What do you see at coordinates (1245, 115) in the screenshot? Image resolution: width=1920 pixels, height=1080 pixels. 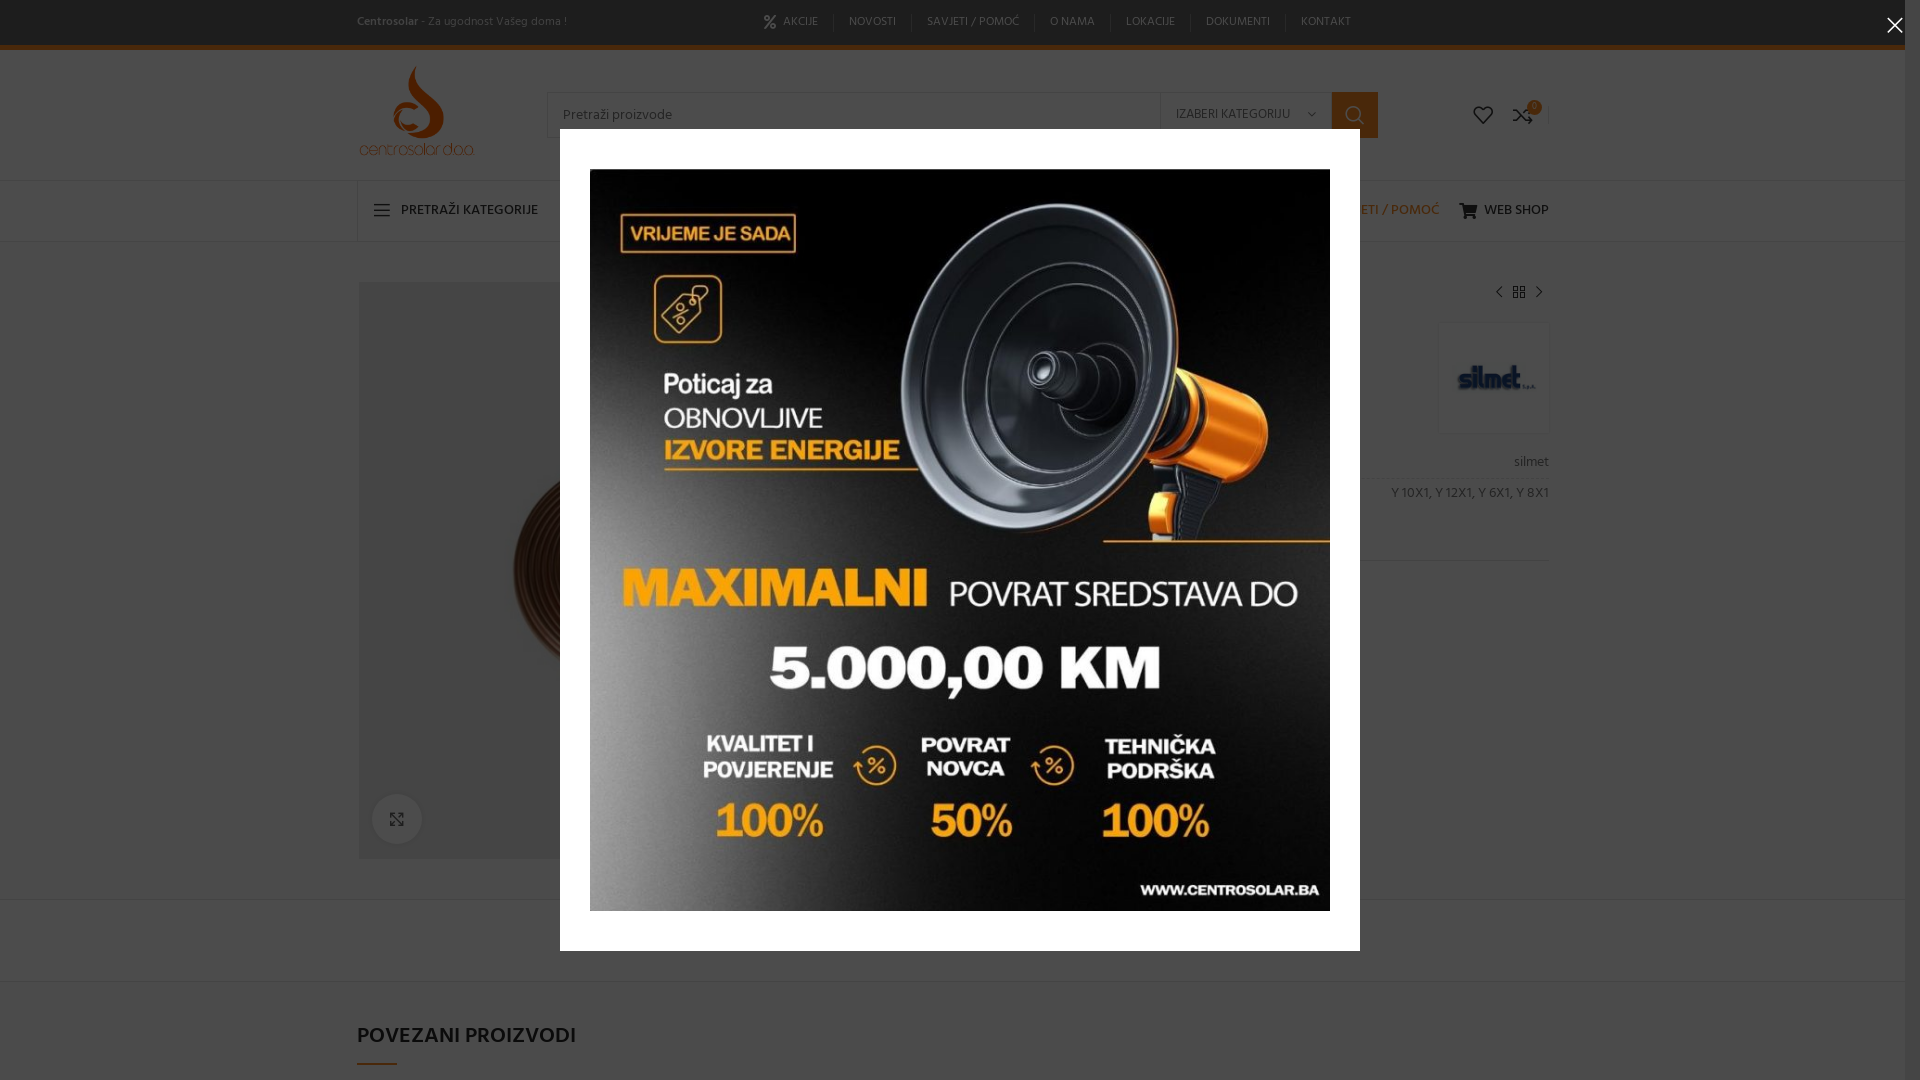 I see `'IZABERI KATEGORIJU'` at bounding box center [1245, 115].